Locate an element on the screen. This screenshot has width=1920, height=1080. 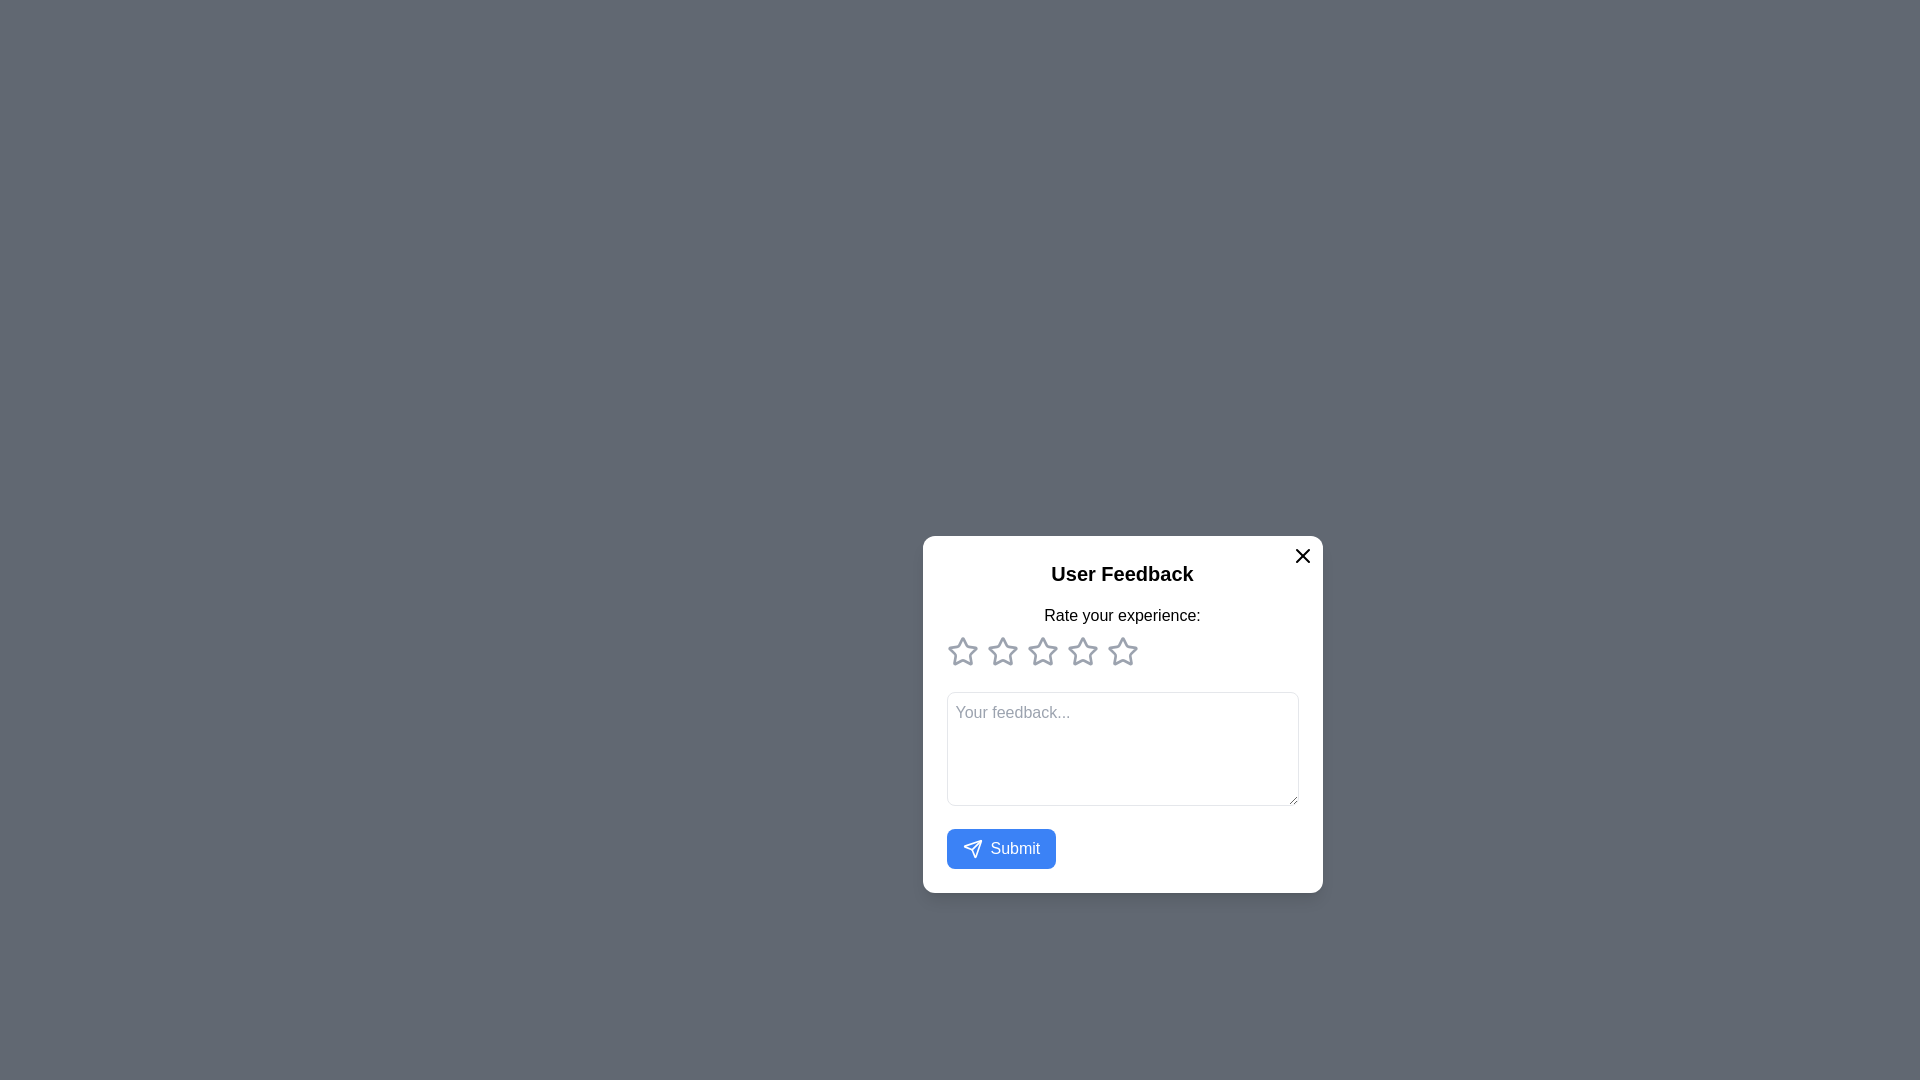
the third star icon is located at coordinates (1041, 651).